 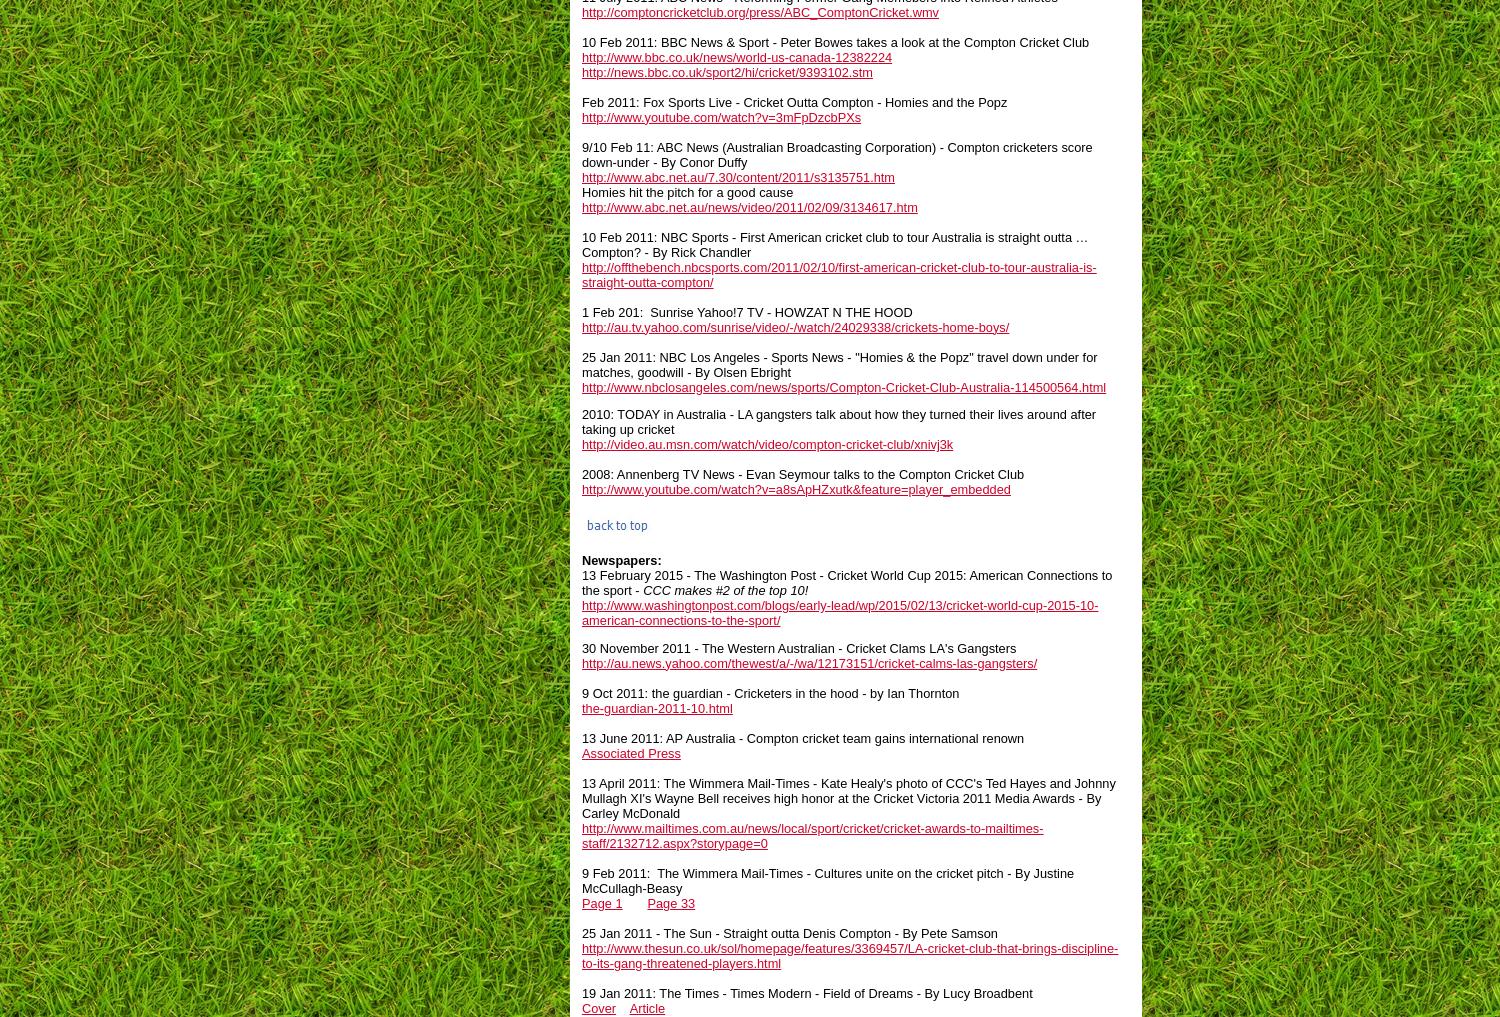 I want to click on 'Article', so click(x=646, y=1007).